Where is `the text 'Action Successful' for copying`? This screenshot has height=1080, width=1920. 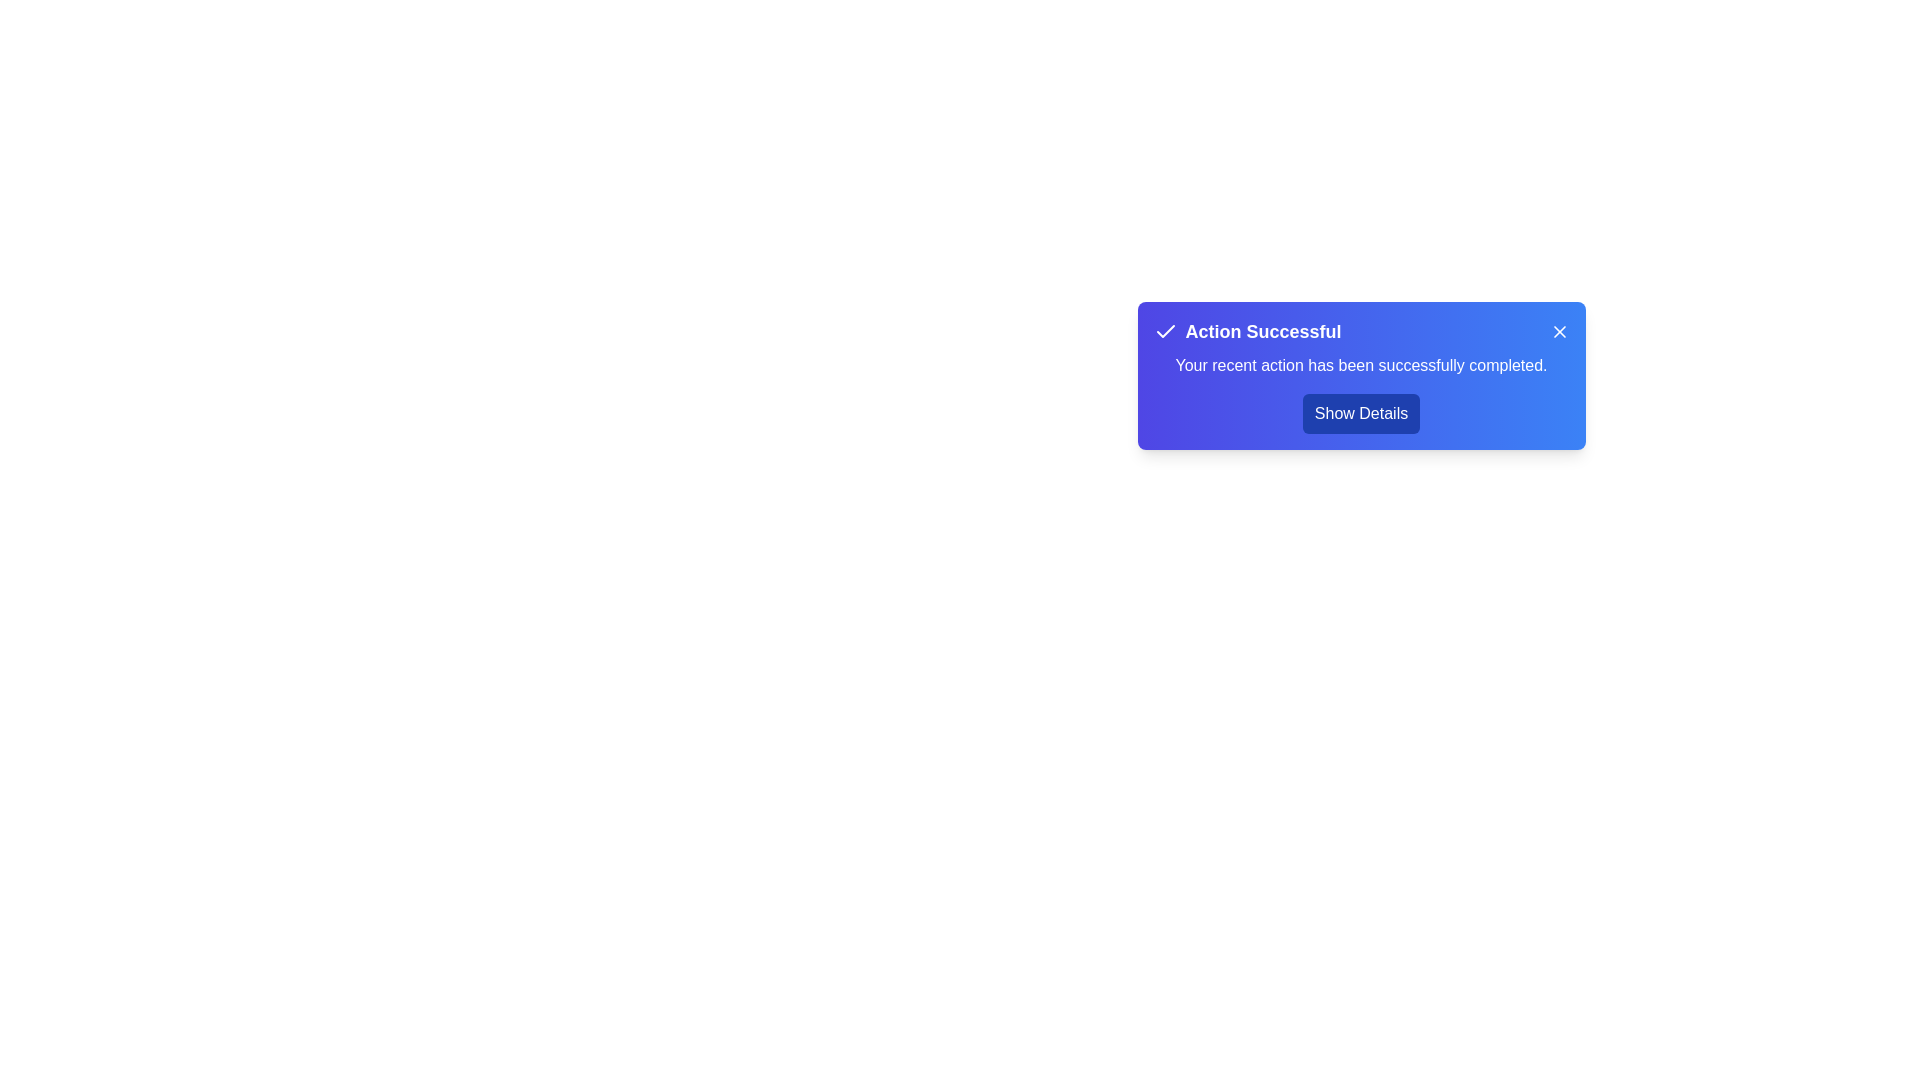 the text 'Action Successful' for copying is located at coordinates (1246, 330).